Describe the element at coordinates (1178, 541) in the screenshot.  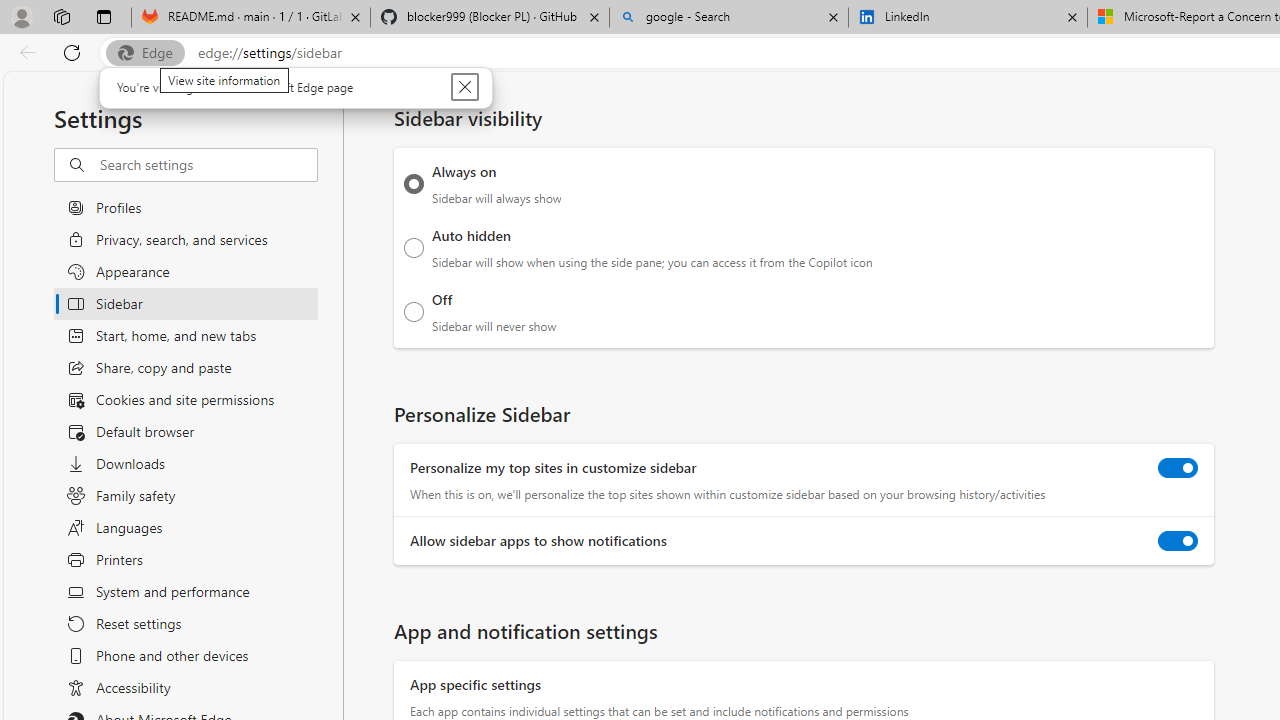
I see `'Allow sidebar apps to show notifications'` at that location.